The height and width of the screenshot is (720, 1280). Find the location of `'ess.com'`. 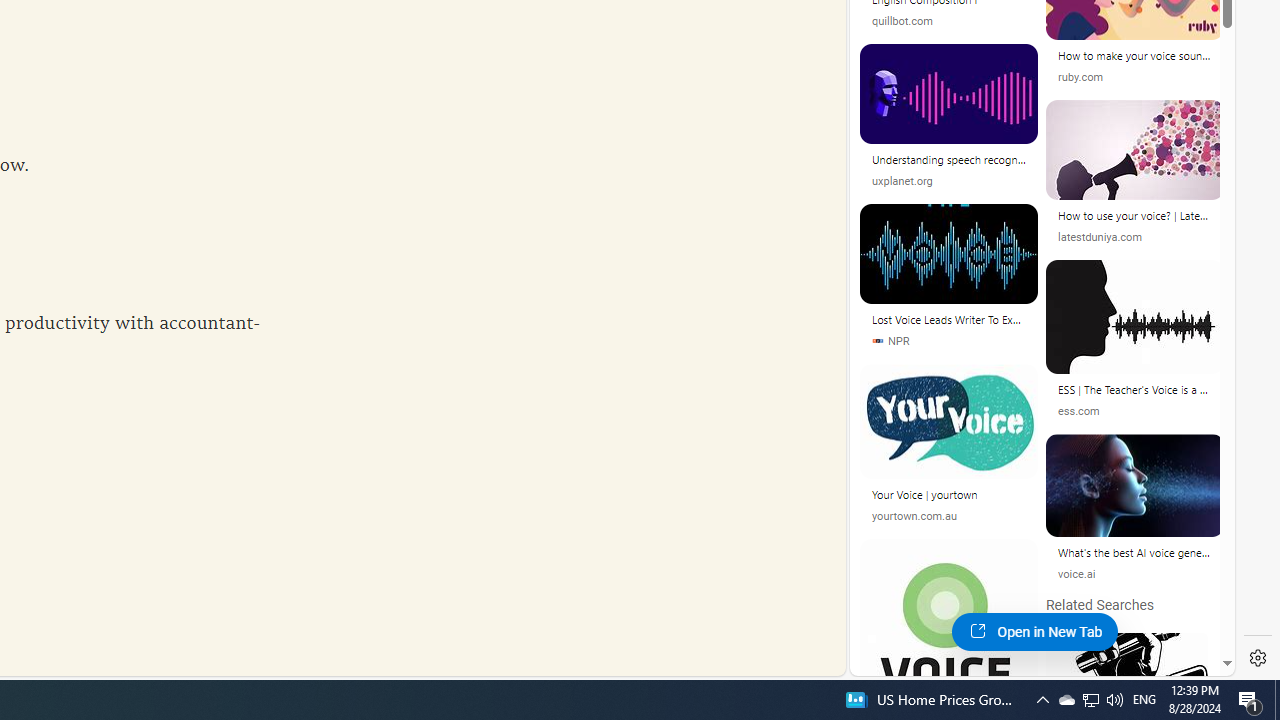

'ess.com' is located at coordinates (1135, 410).